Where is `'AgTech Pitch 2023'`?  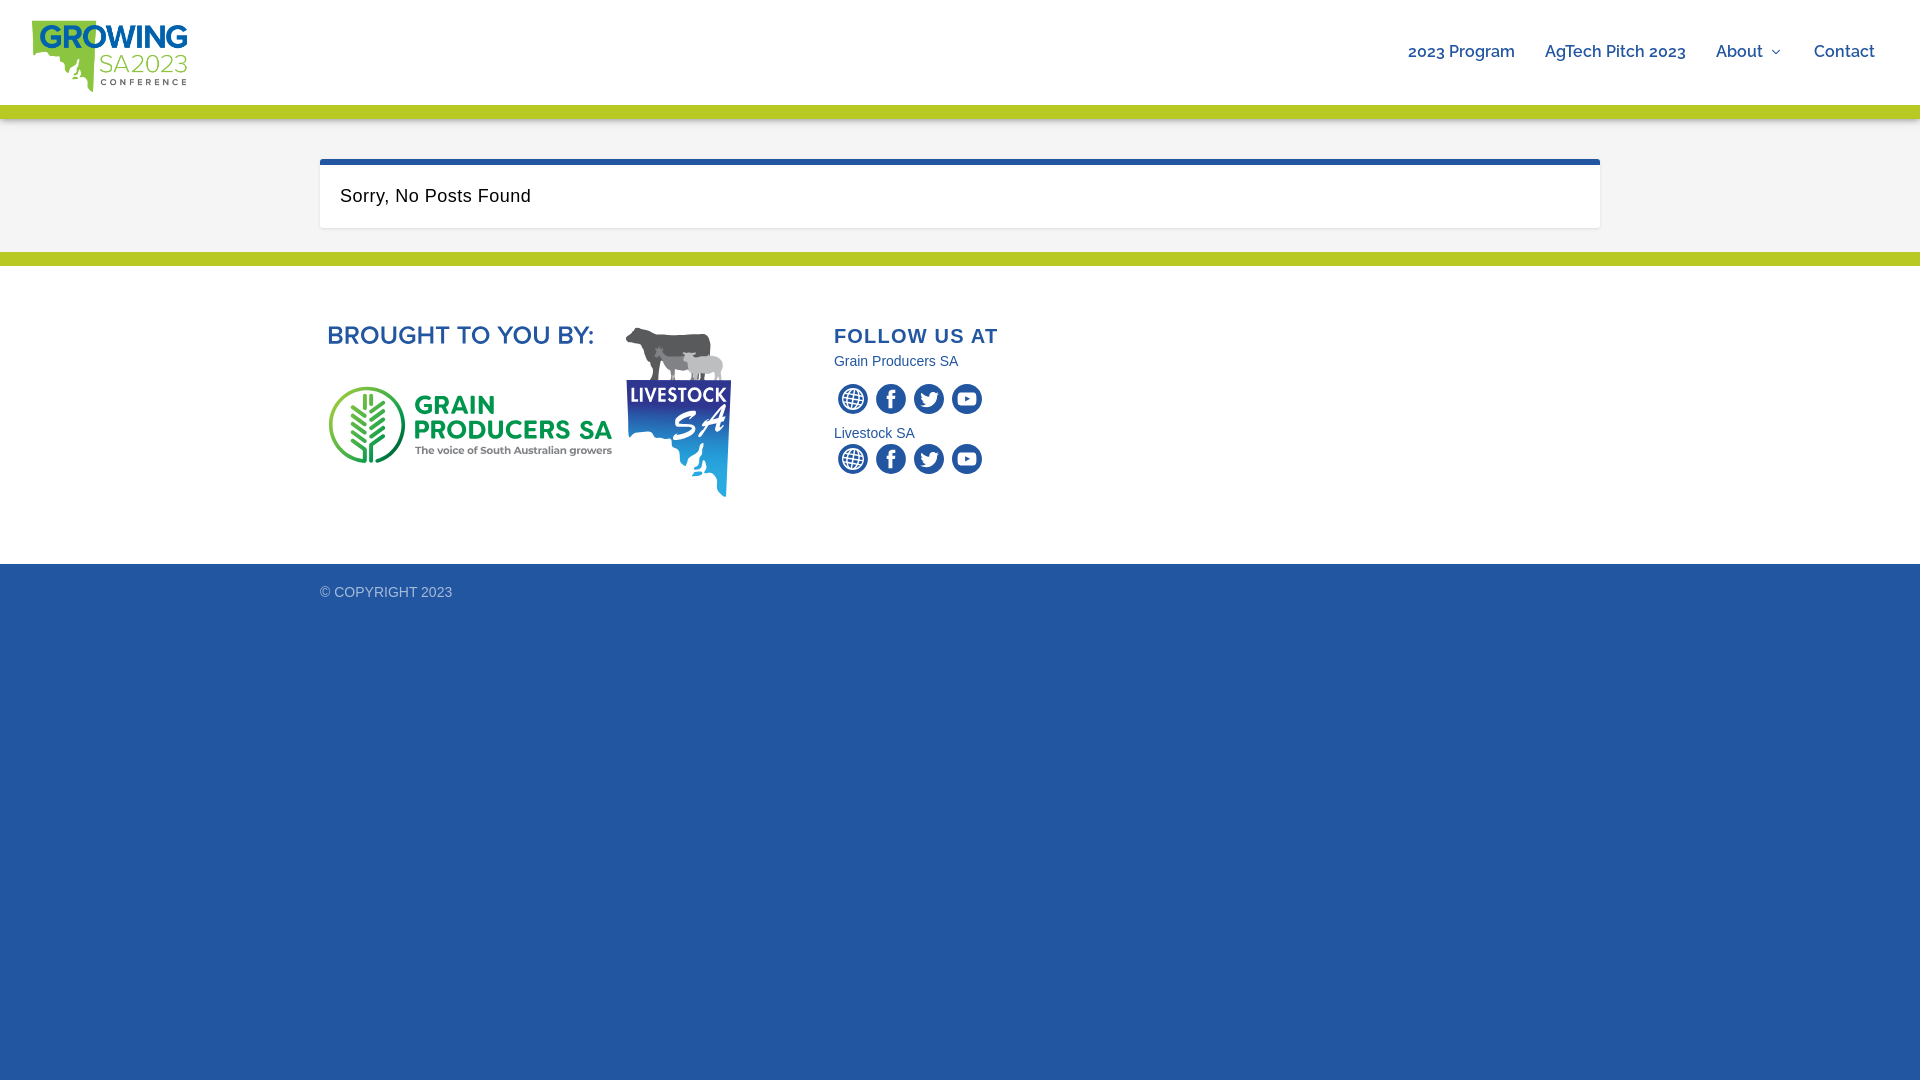
'AgTech Pitch 2023' is located at coordinates (1615, 73).